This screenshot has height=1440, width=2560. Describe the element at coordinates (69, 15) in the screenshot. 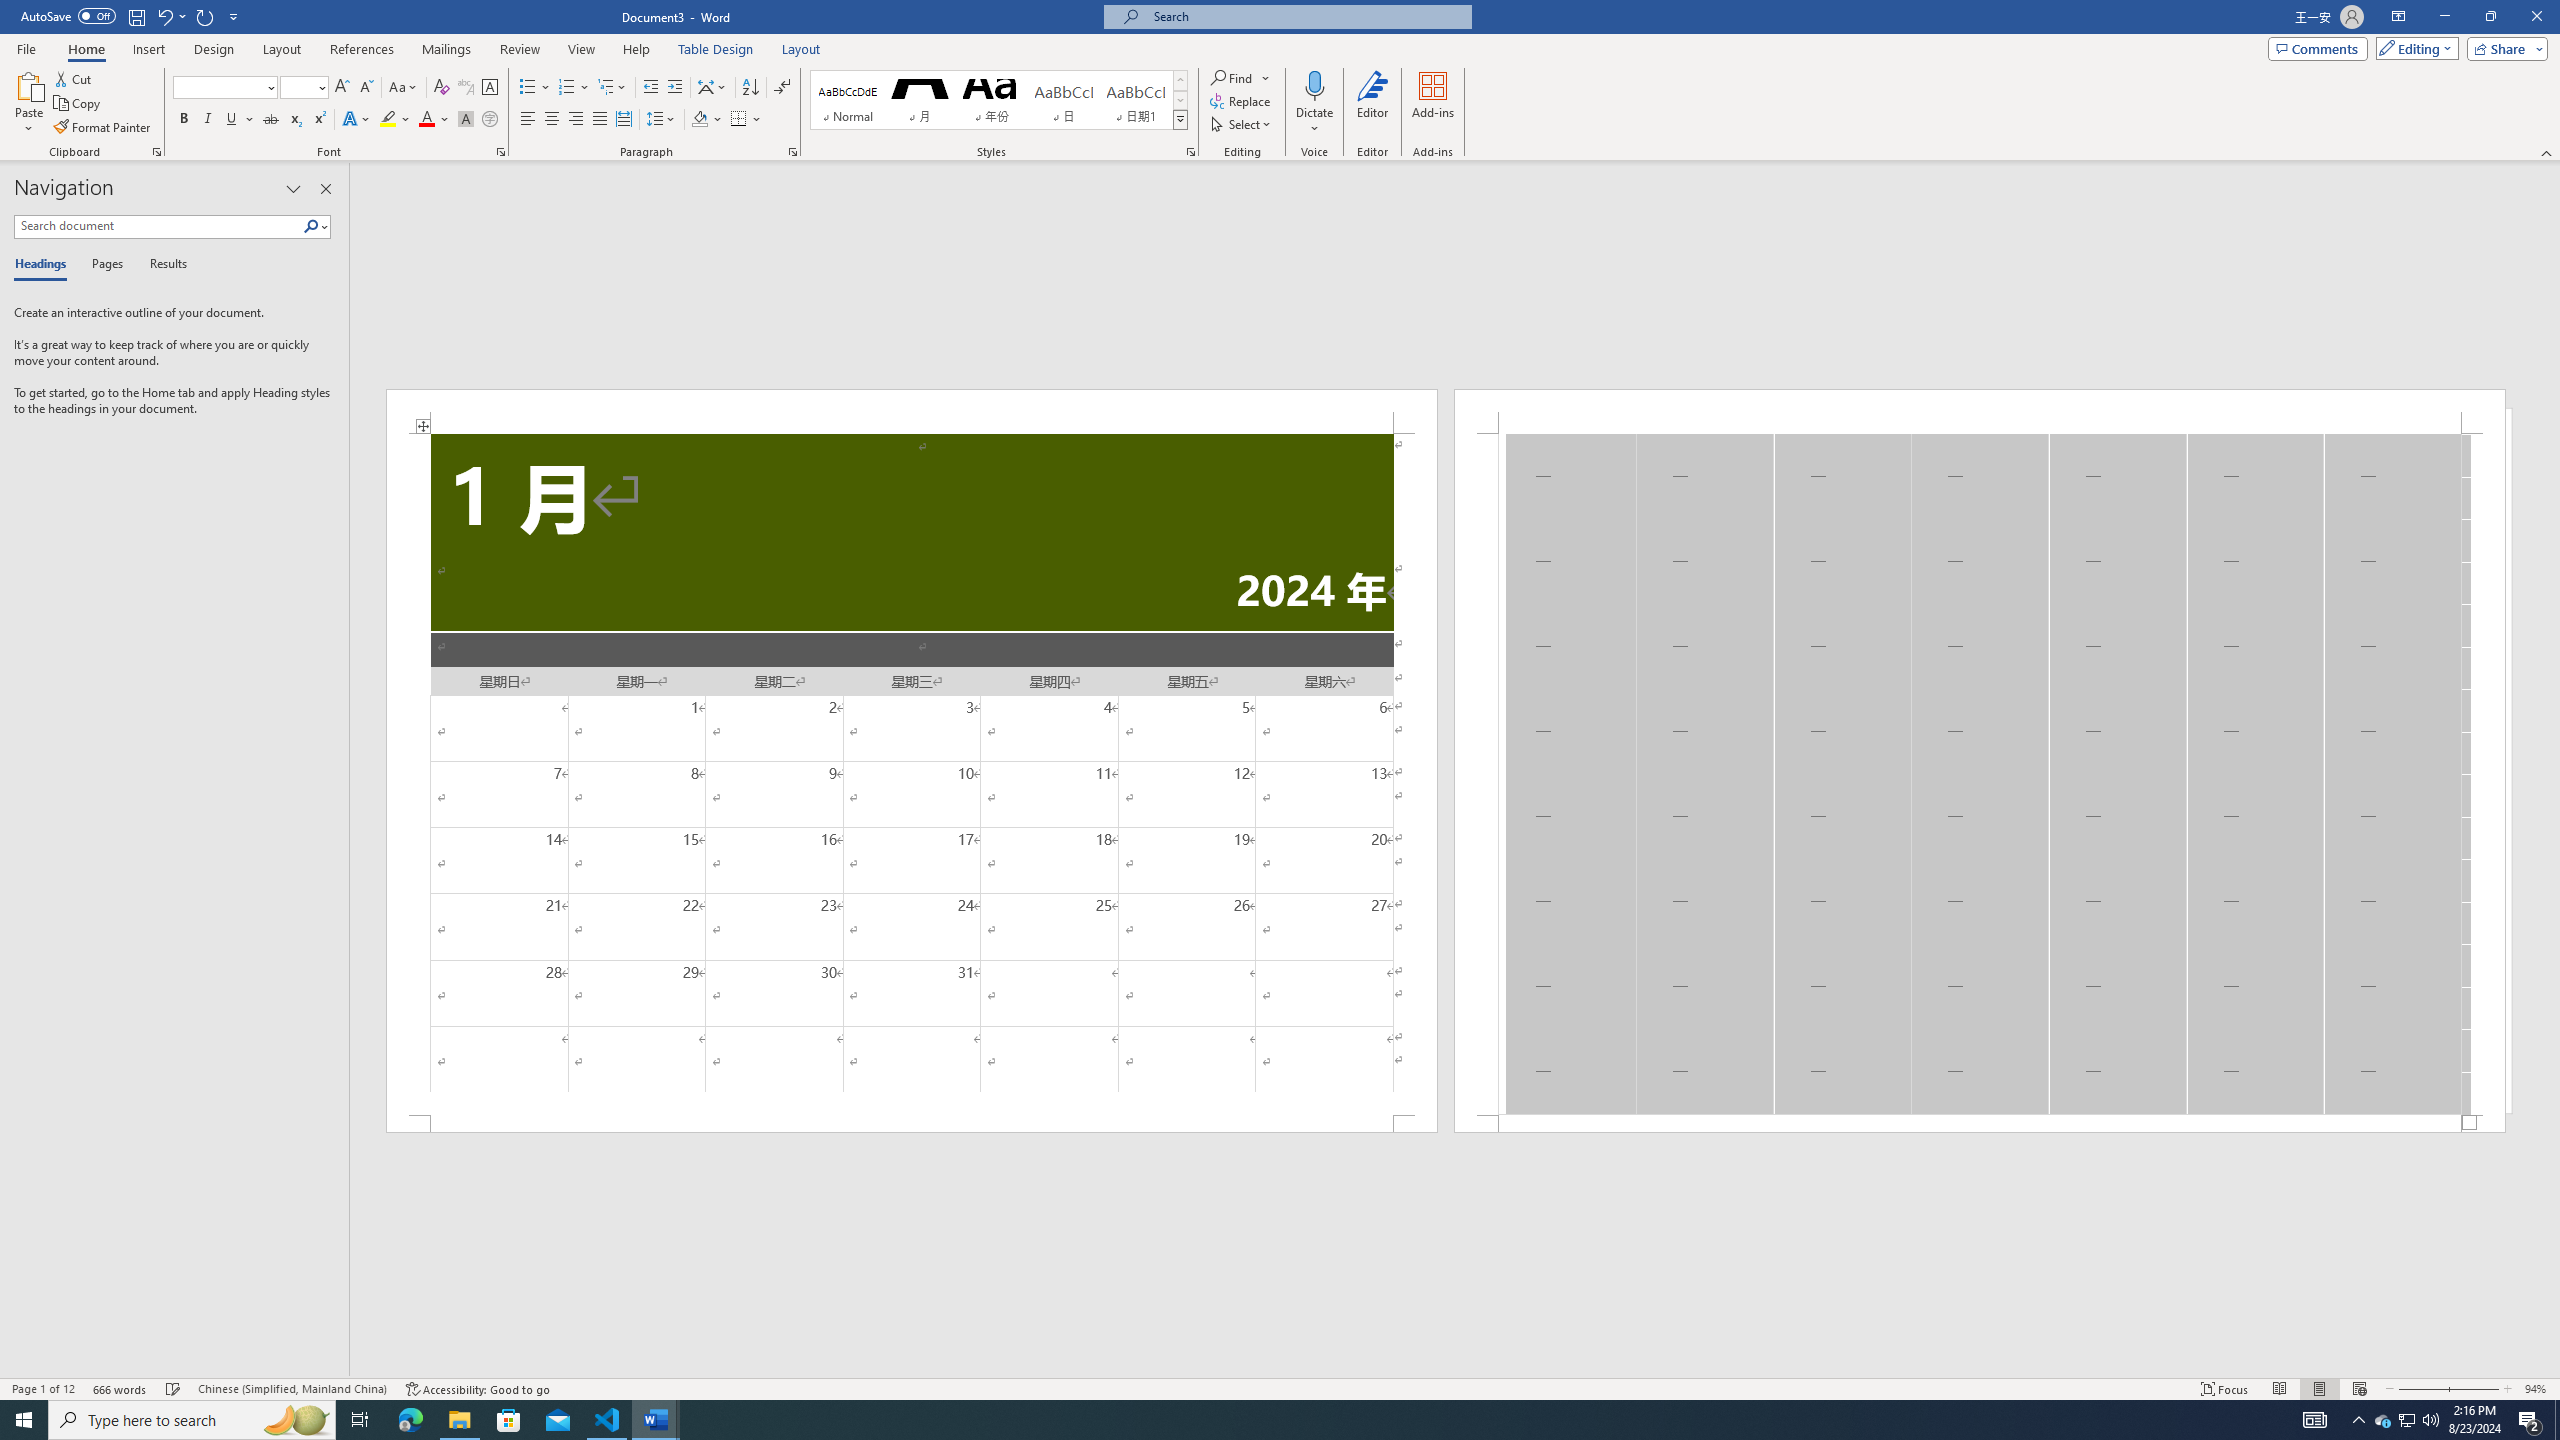

I see `'AutoSave'` at that location.